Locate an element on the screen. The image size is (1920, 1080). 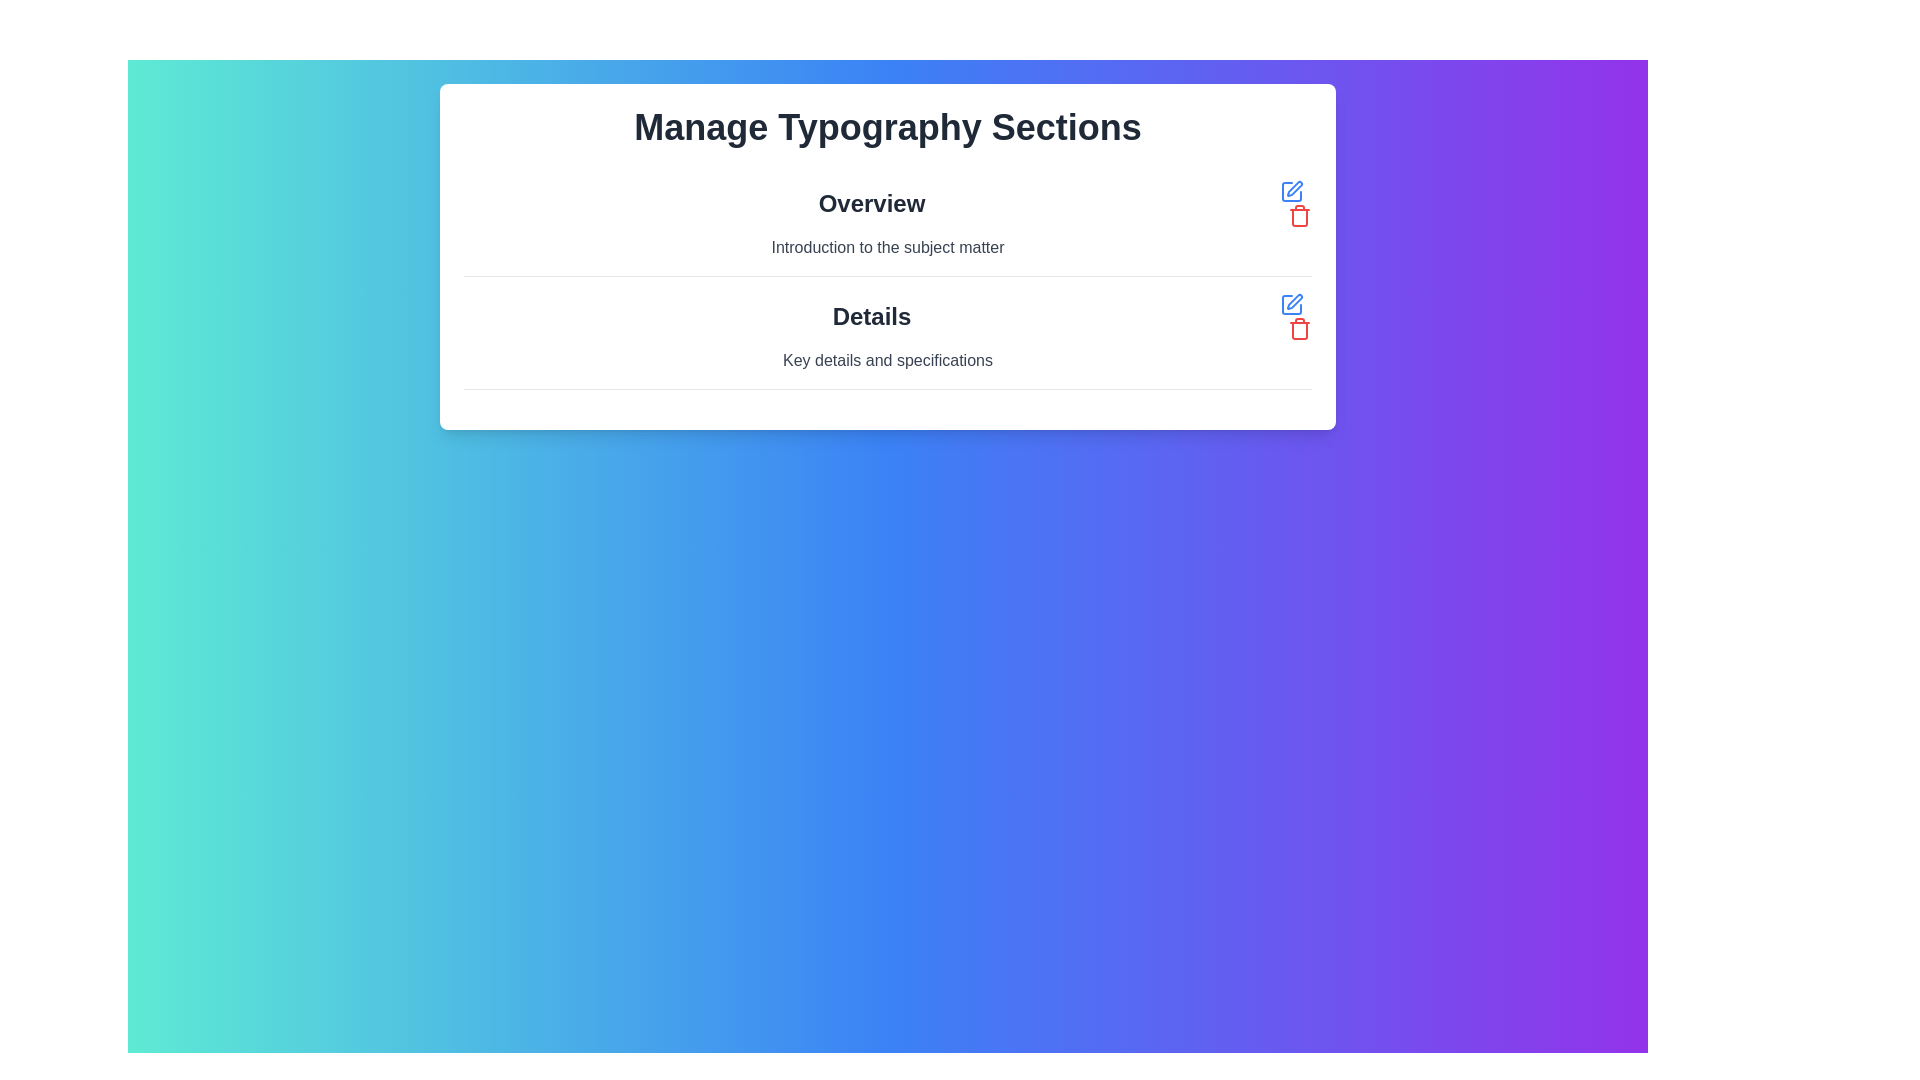
the bold 'Overview' text label positioned prominently at the top of the subsection under 'Manage Typography Sections' is located at coordinates (872, 204).